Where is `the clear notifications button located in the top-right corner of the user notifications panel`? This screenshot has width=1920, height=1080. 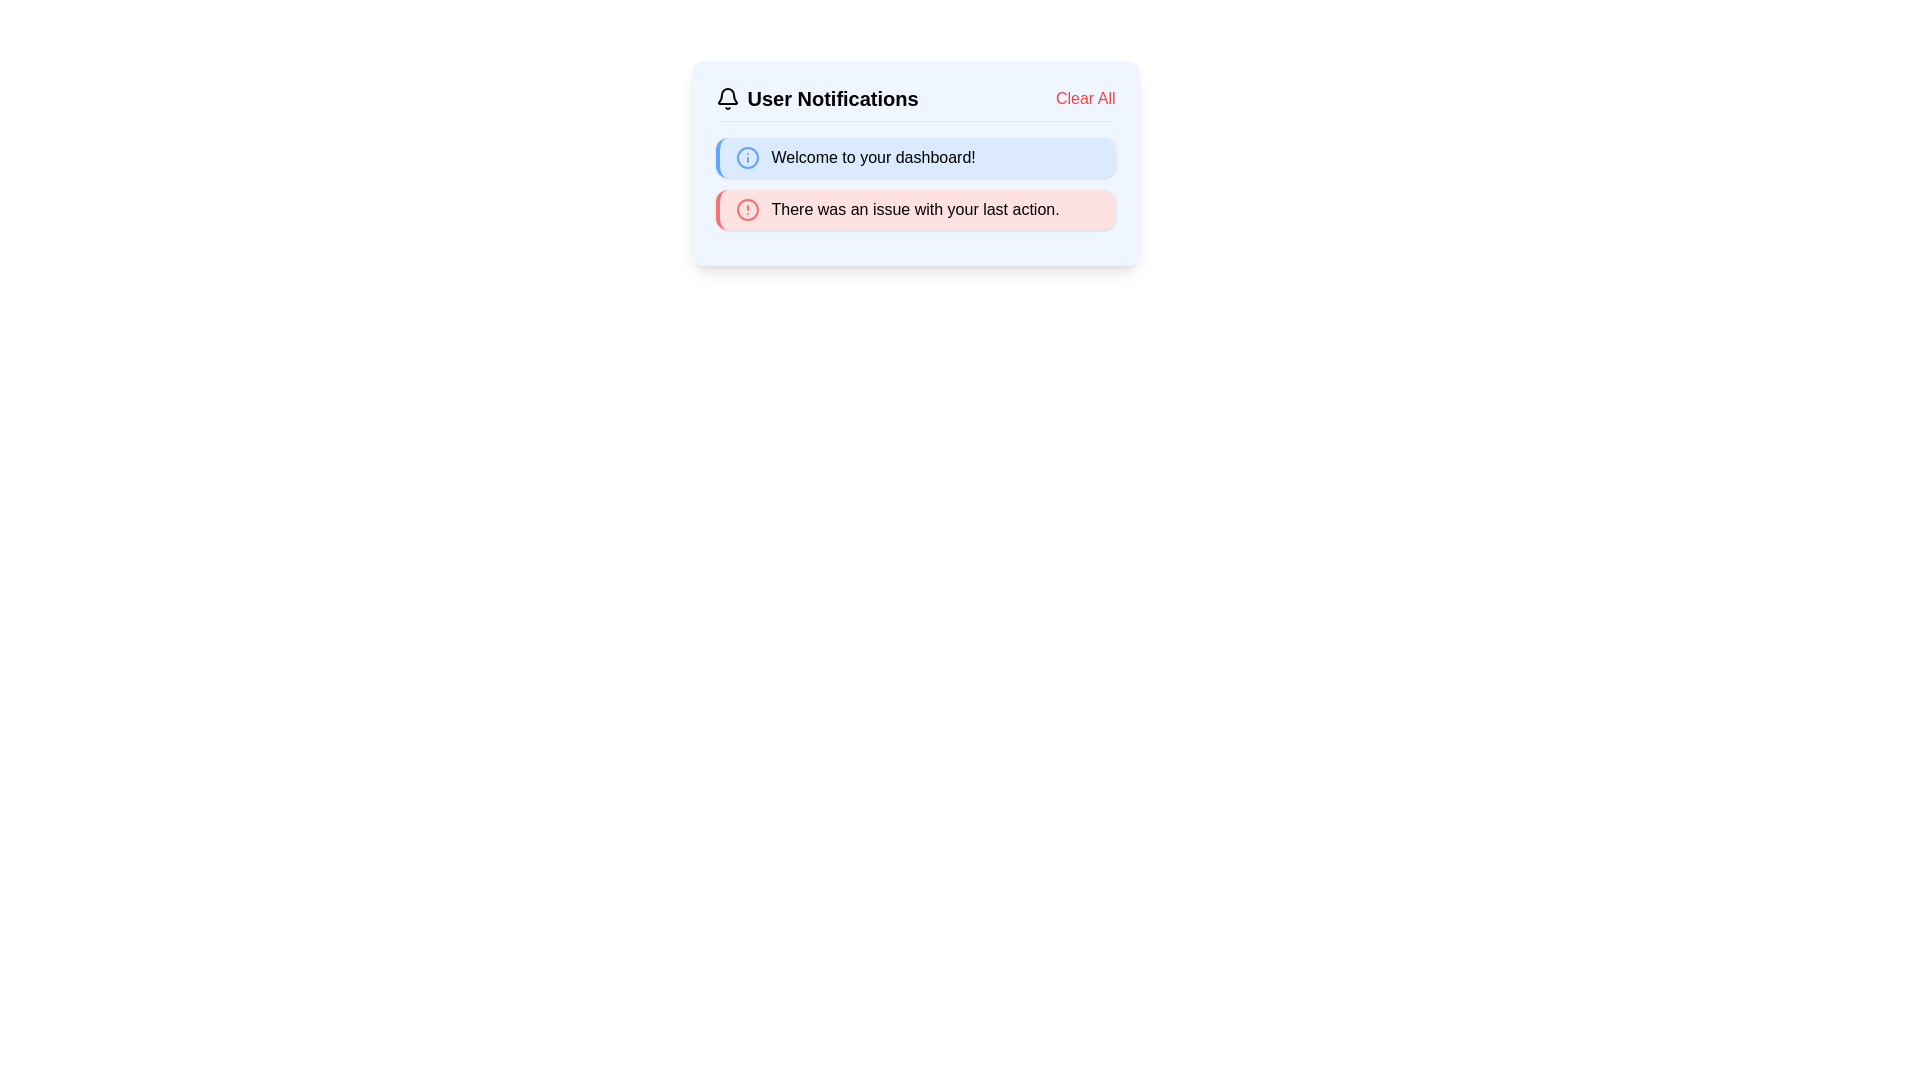 the clear notifications button located in the top-right corner of the user notifications panel is located at coordinates (1084, 99).